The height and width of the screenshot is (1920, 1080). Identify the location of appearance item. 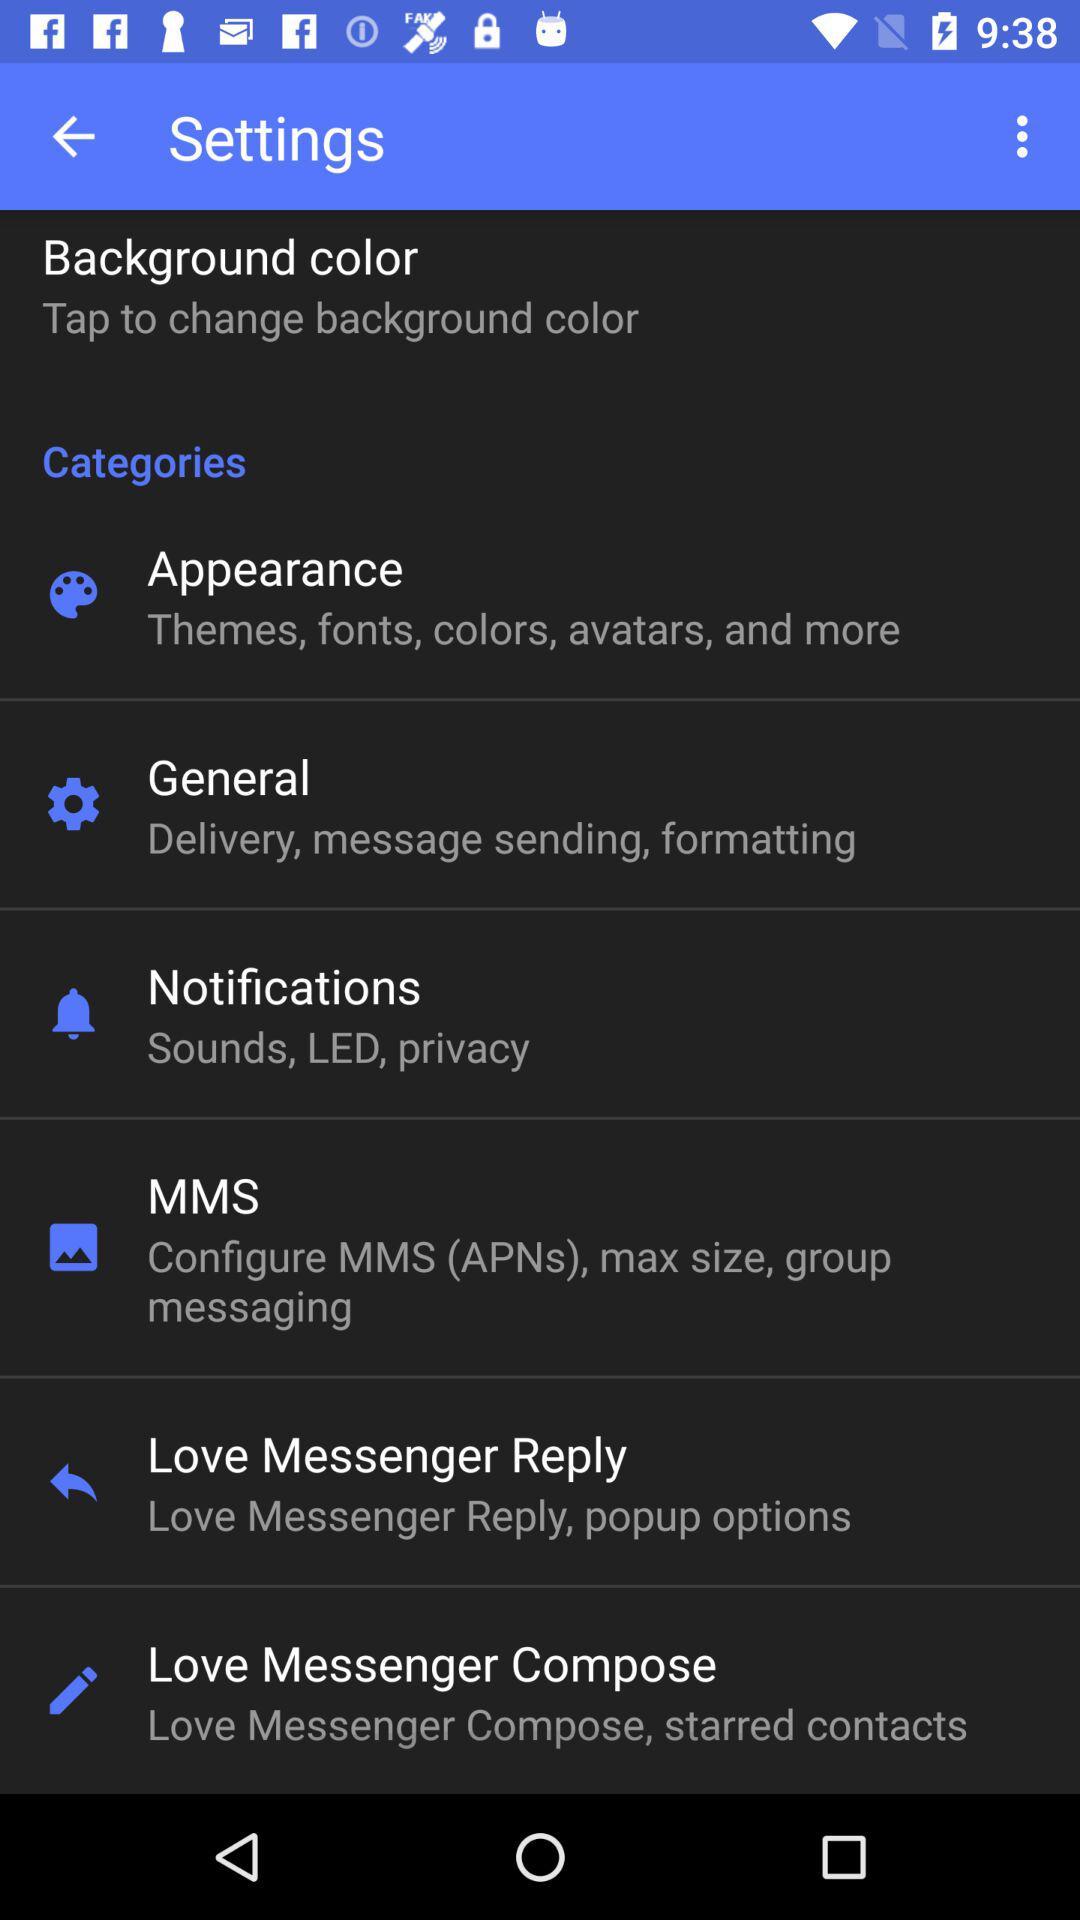
(275, 565).